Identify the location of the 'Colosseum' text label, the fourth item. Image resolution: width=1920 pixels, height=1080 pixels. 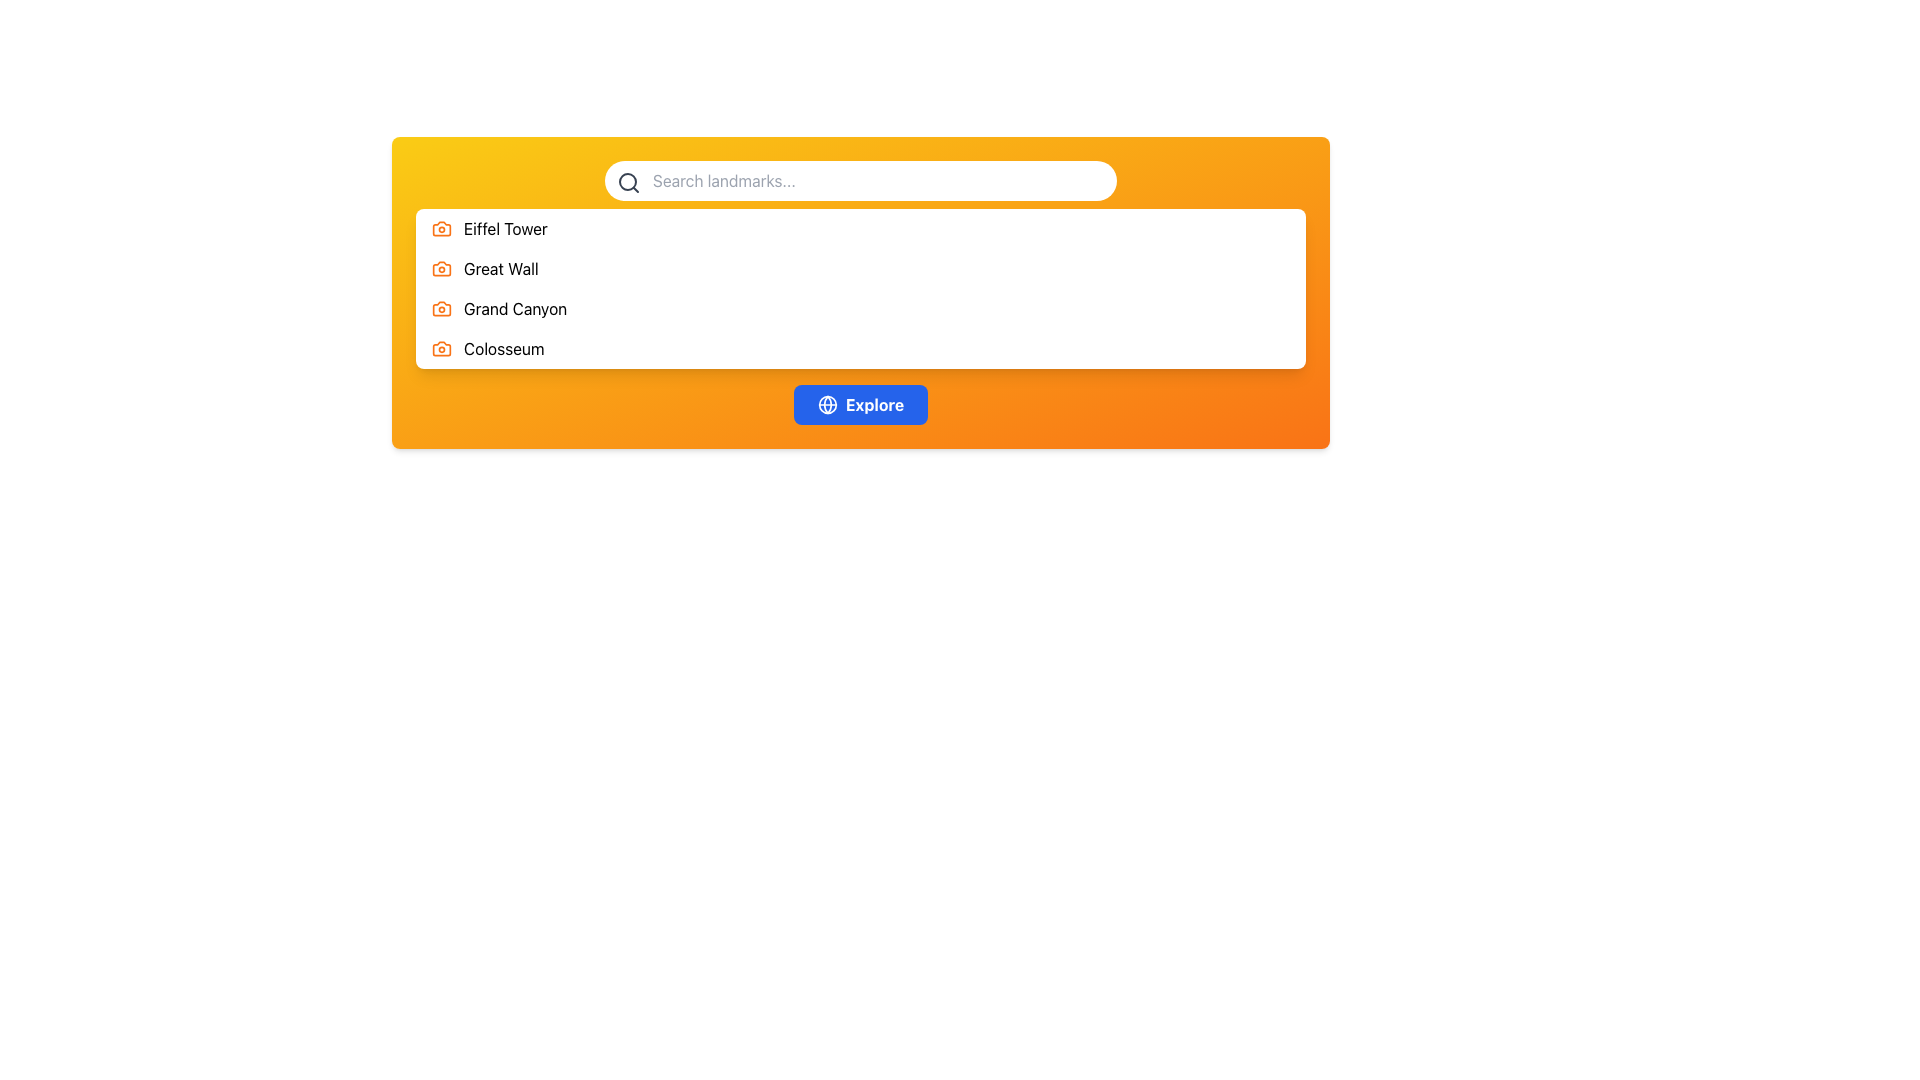
(504, 347).